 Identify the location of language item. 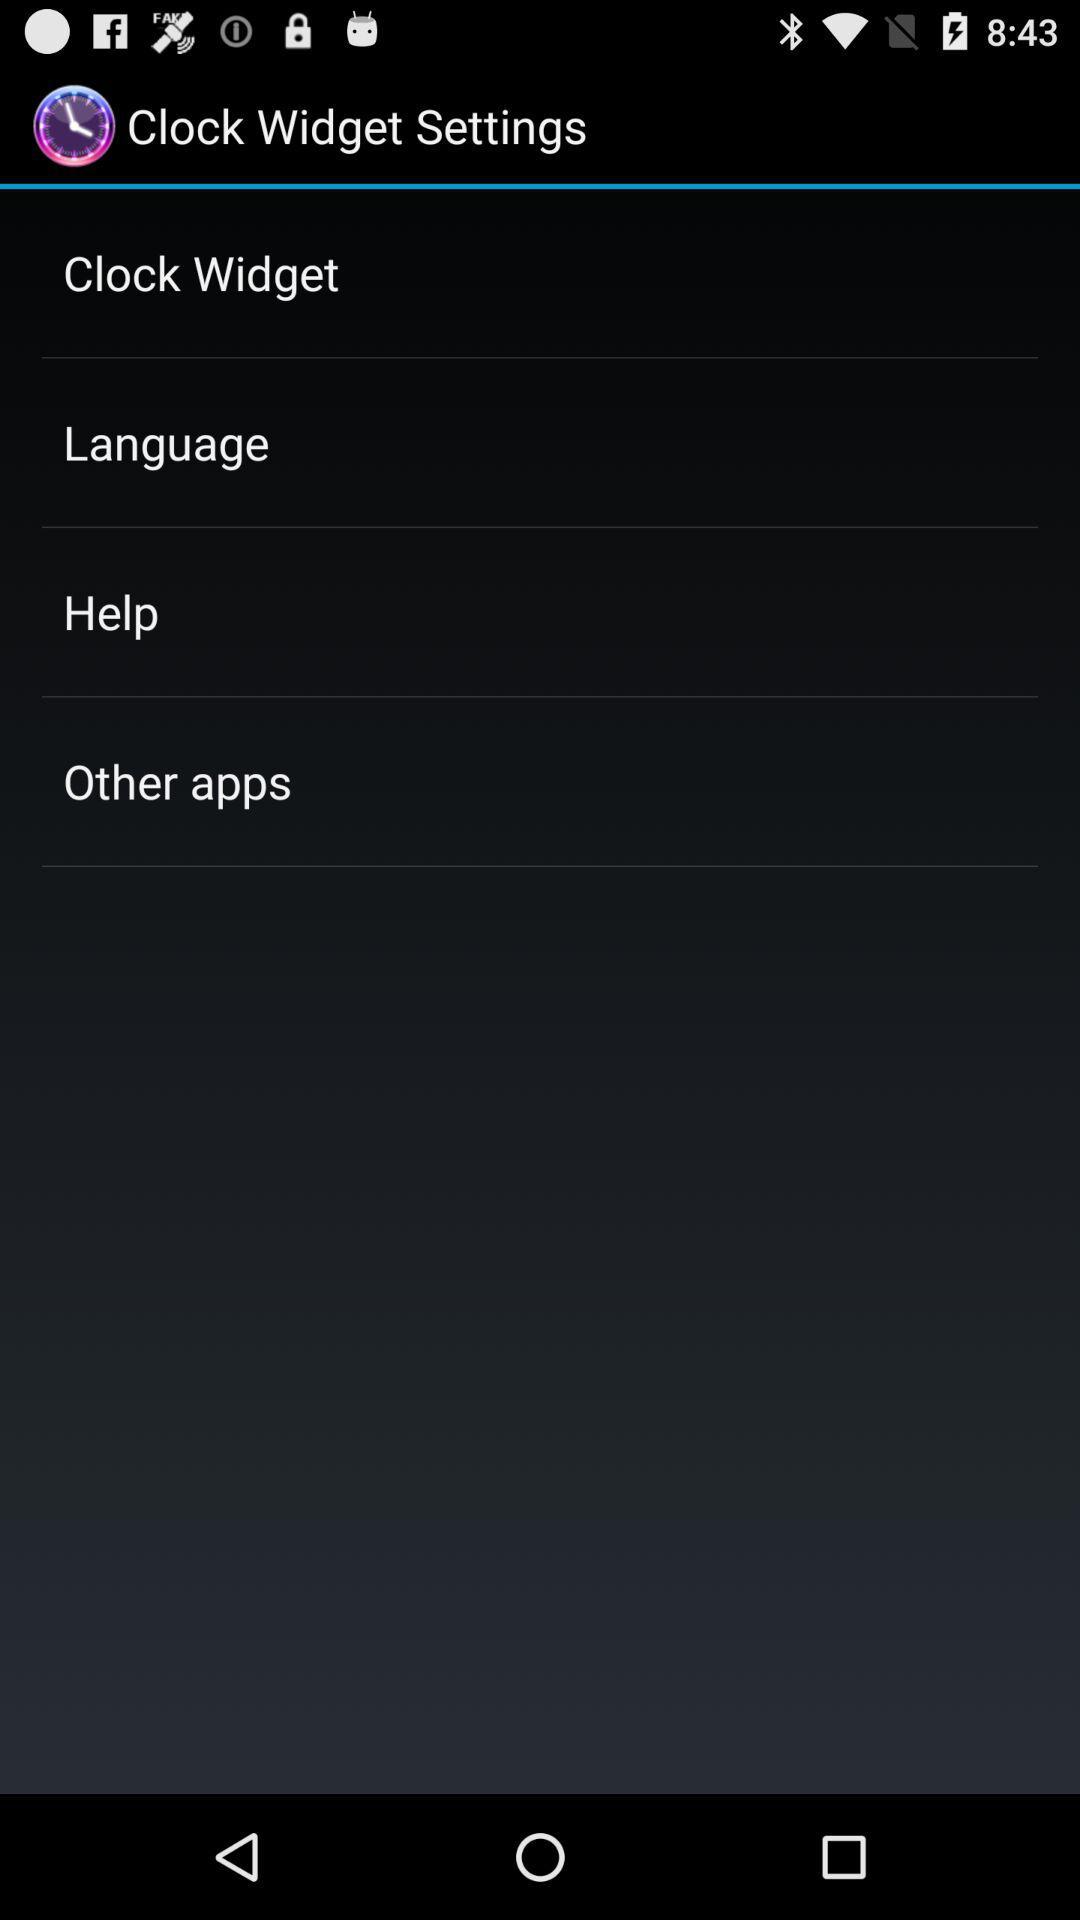
(165, 441).